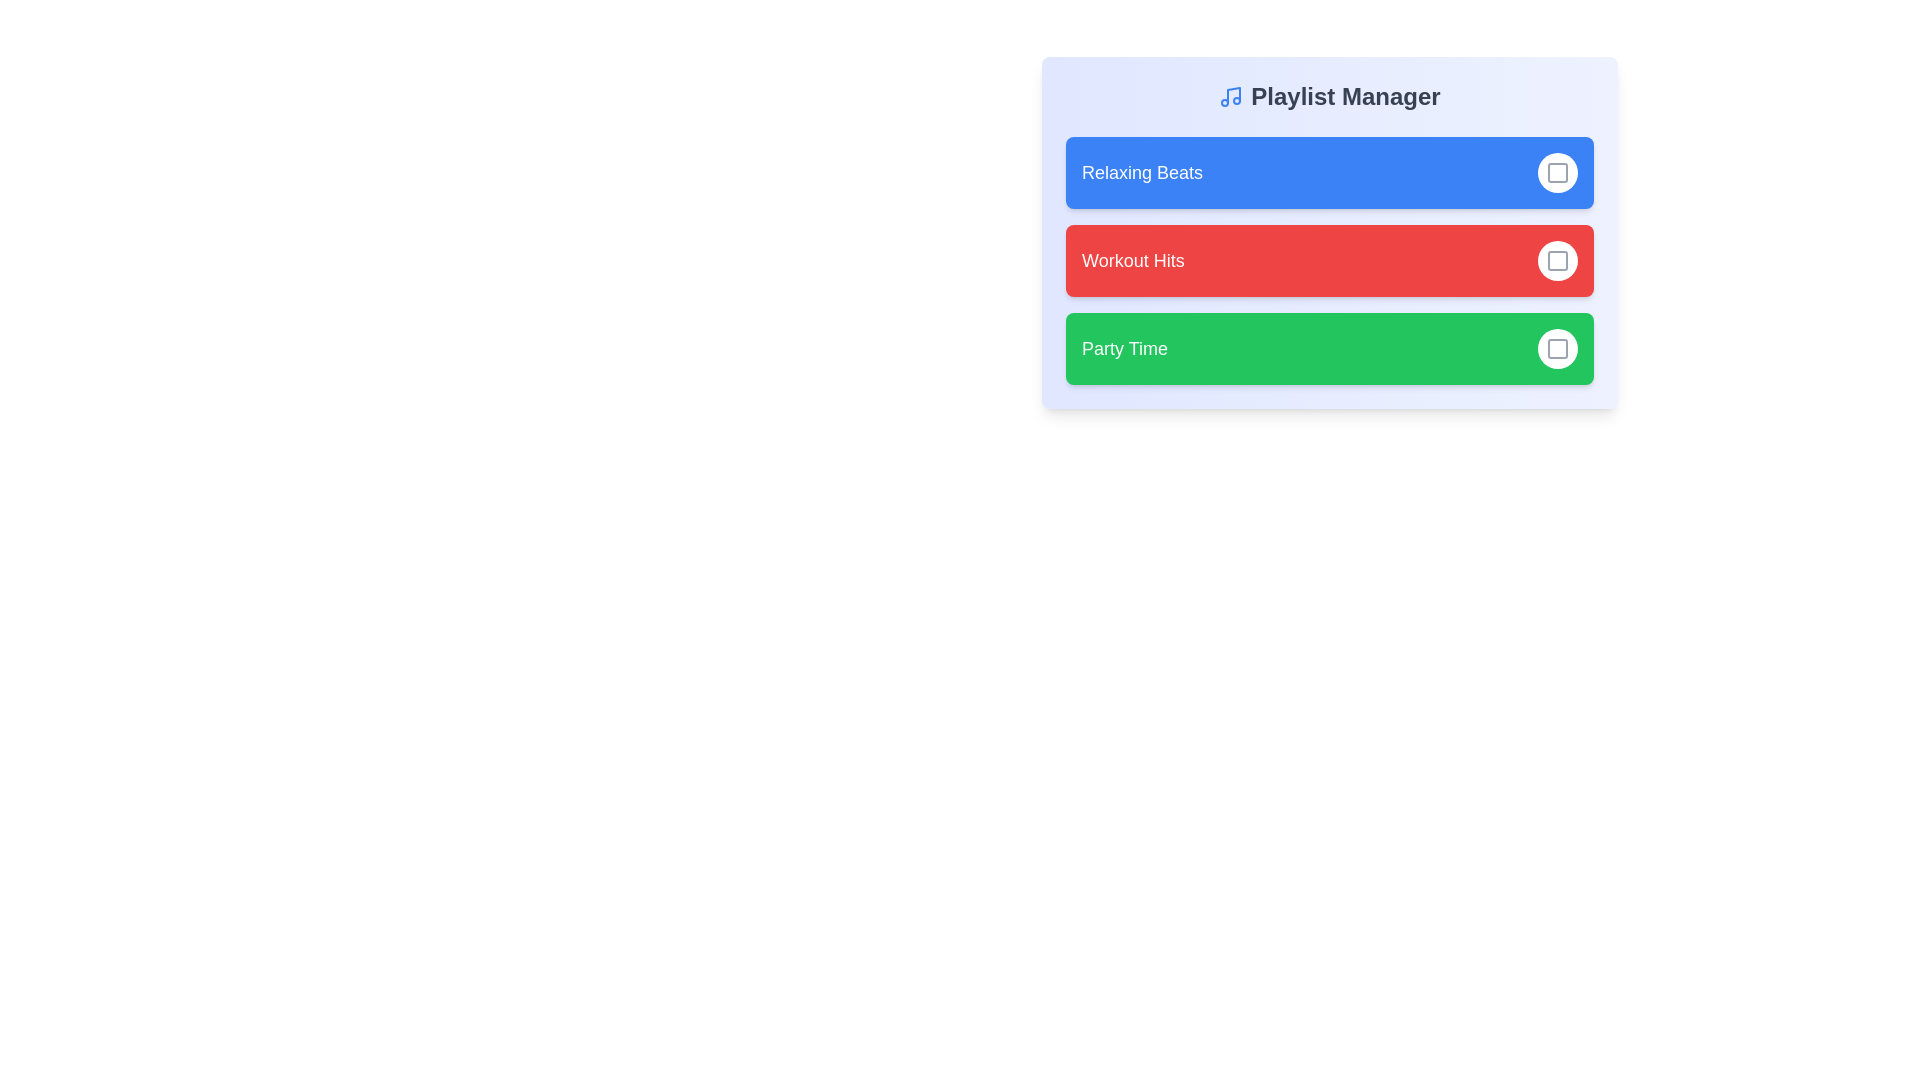  Describe the element at coordinates (1557, 260) in the screenshot. I see `the playlist Workout Hits` at that location.